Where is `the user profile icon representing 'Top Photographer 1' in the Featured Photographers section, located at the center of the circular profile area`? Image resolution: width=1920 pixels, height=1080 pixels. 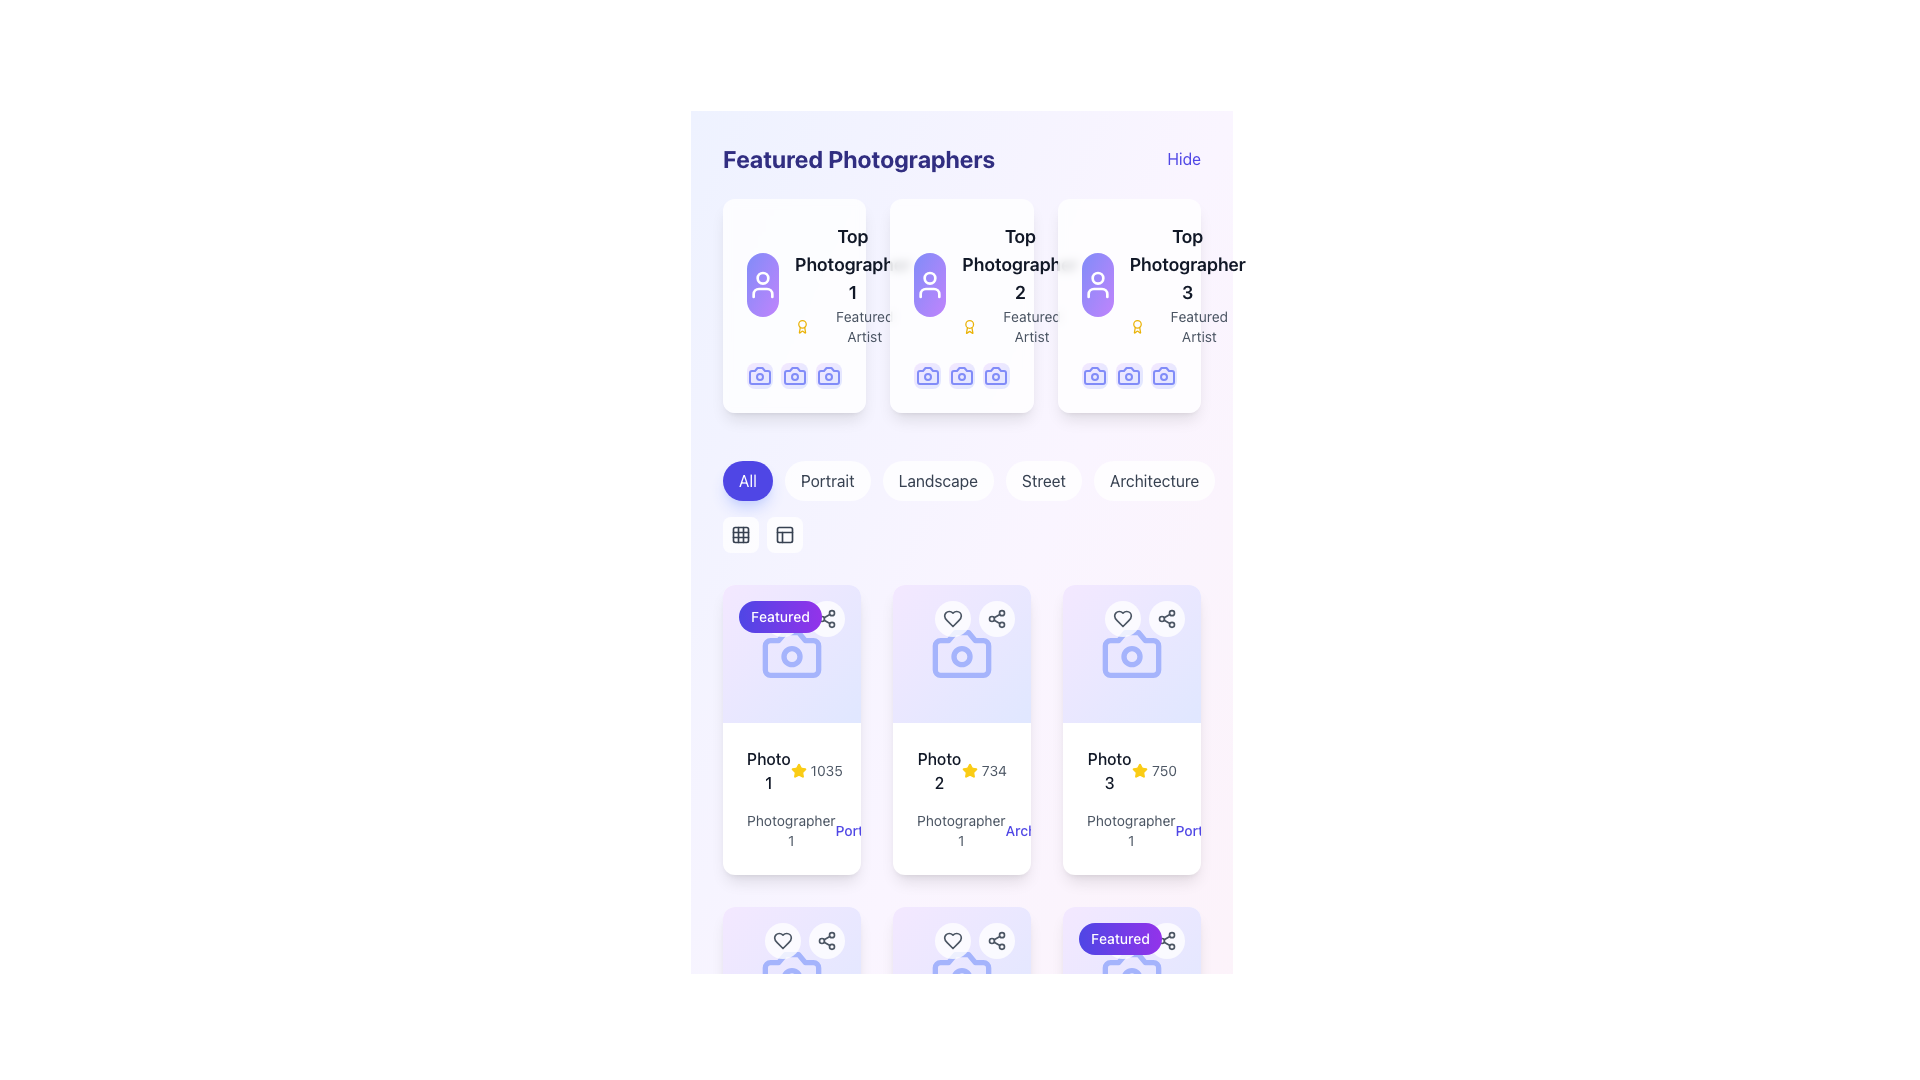
the user profile icon representing 'Top Photographer 1' in the Featured Photographers section, located at the center of the circular profile area is located at coordinates (762, 285).